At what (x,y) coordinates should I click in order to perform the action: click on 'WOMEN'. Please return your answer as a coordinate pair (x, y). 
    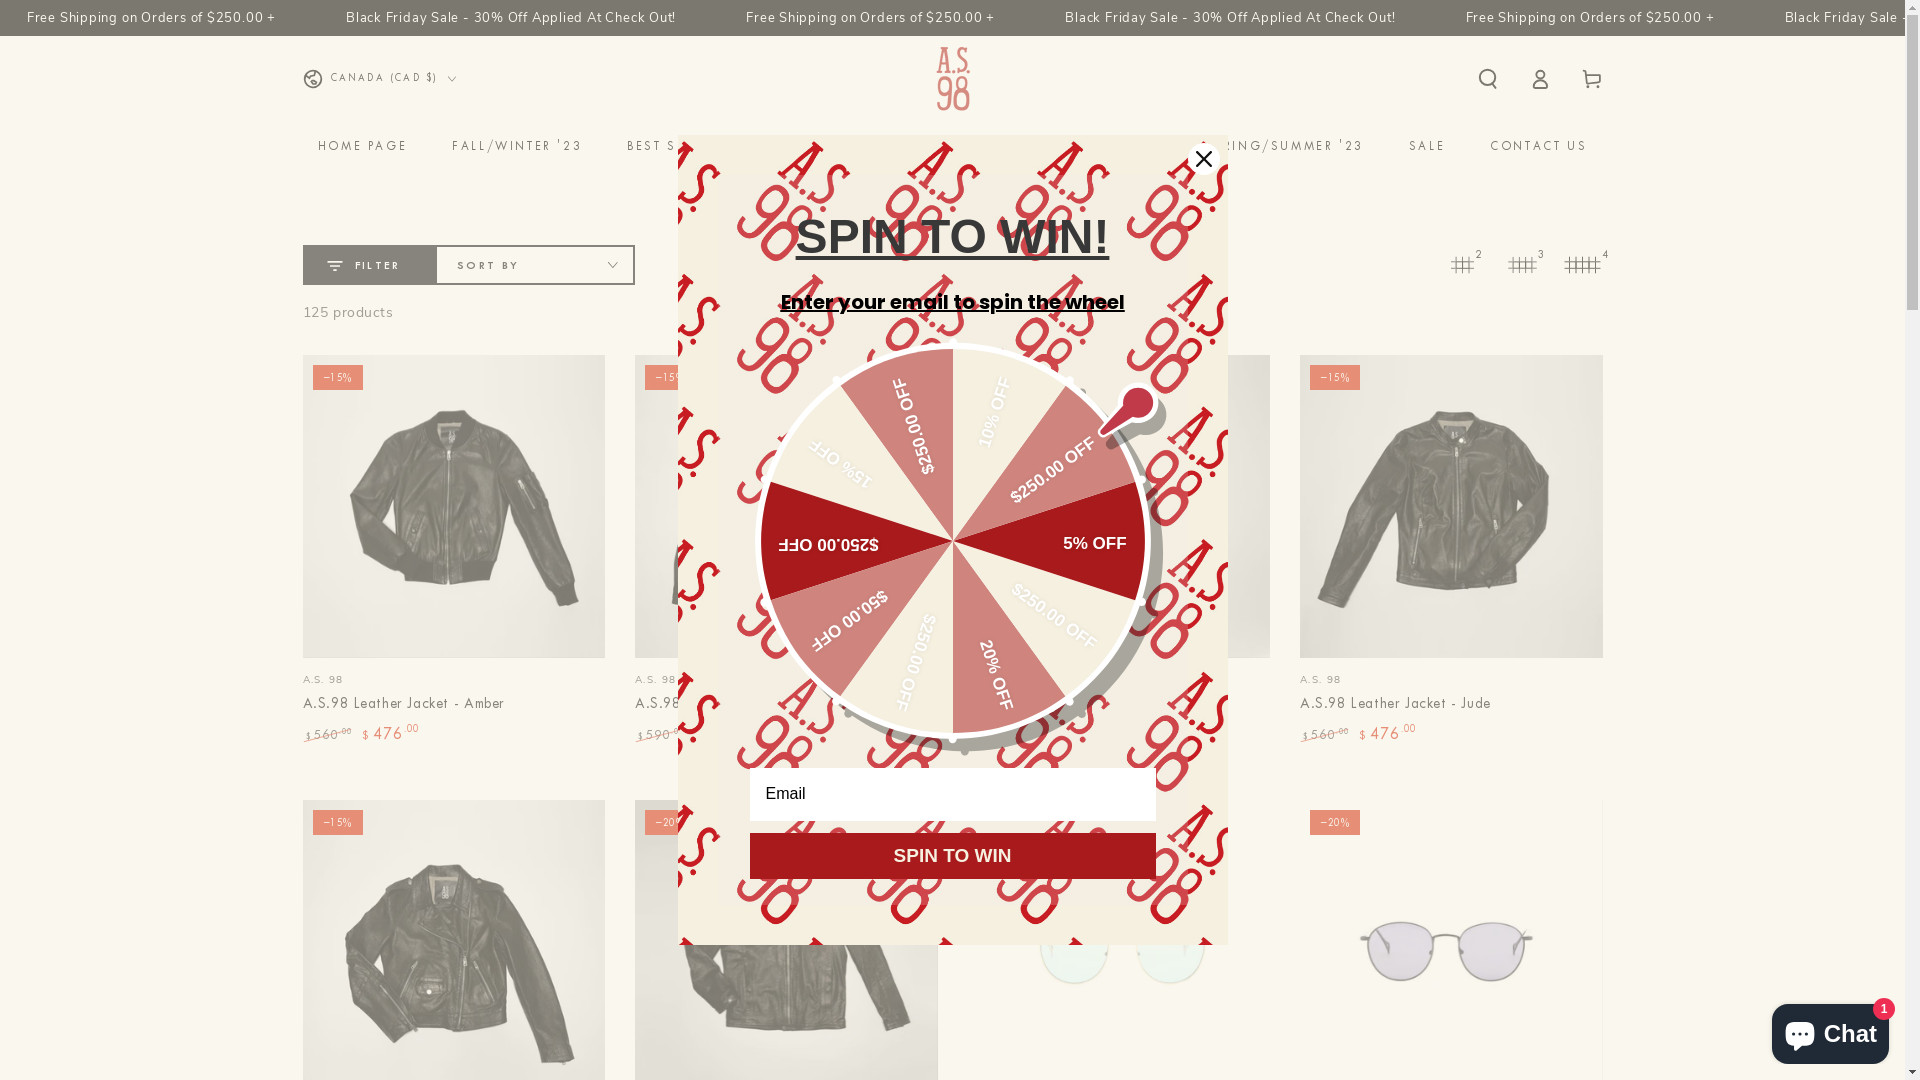
    Looking at the image, I should click on (801, 144).